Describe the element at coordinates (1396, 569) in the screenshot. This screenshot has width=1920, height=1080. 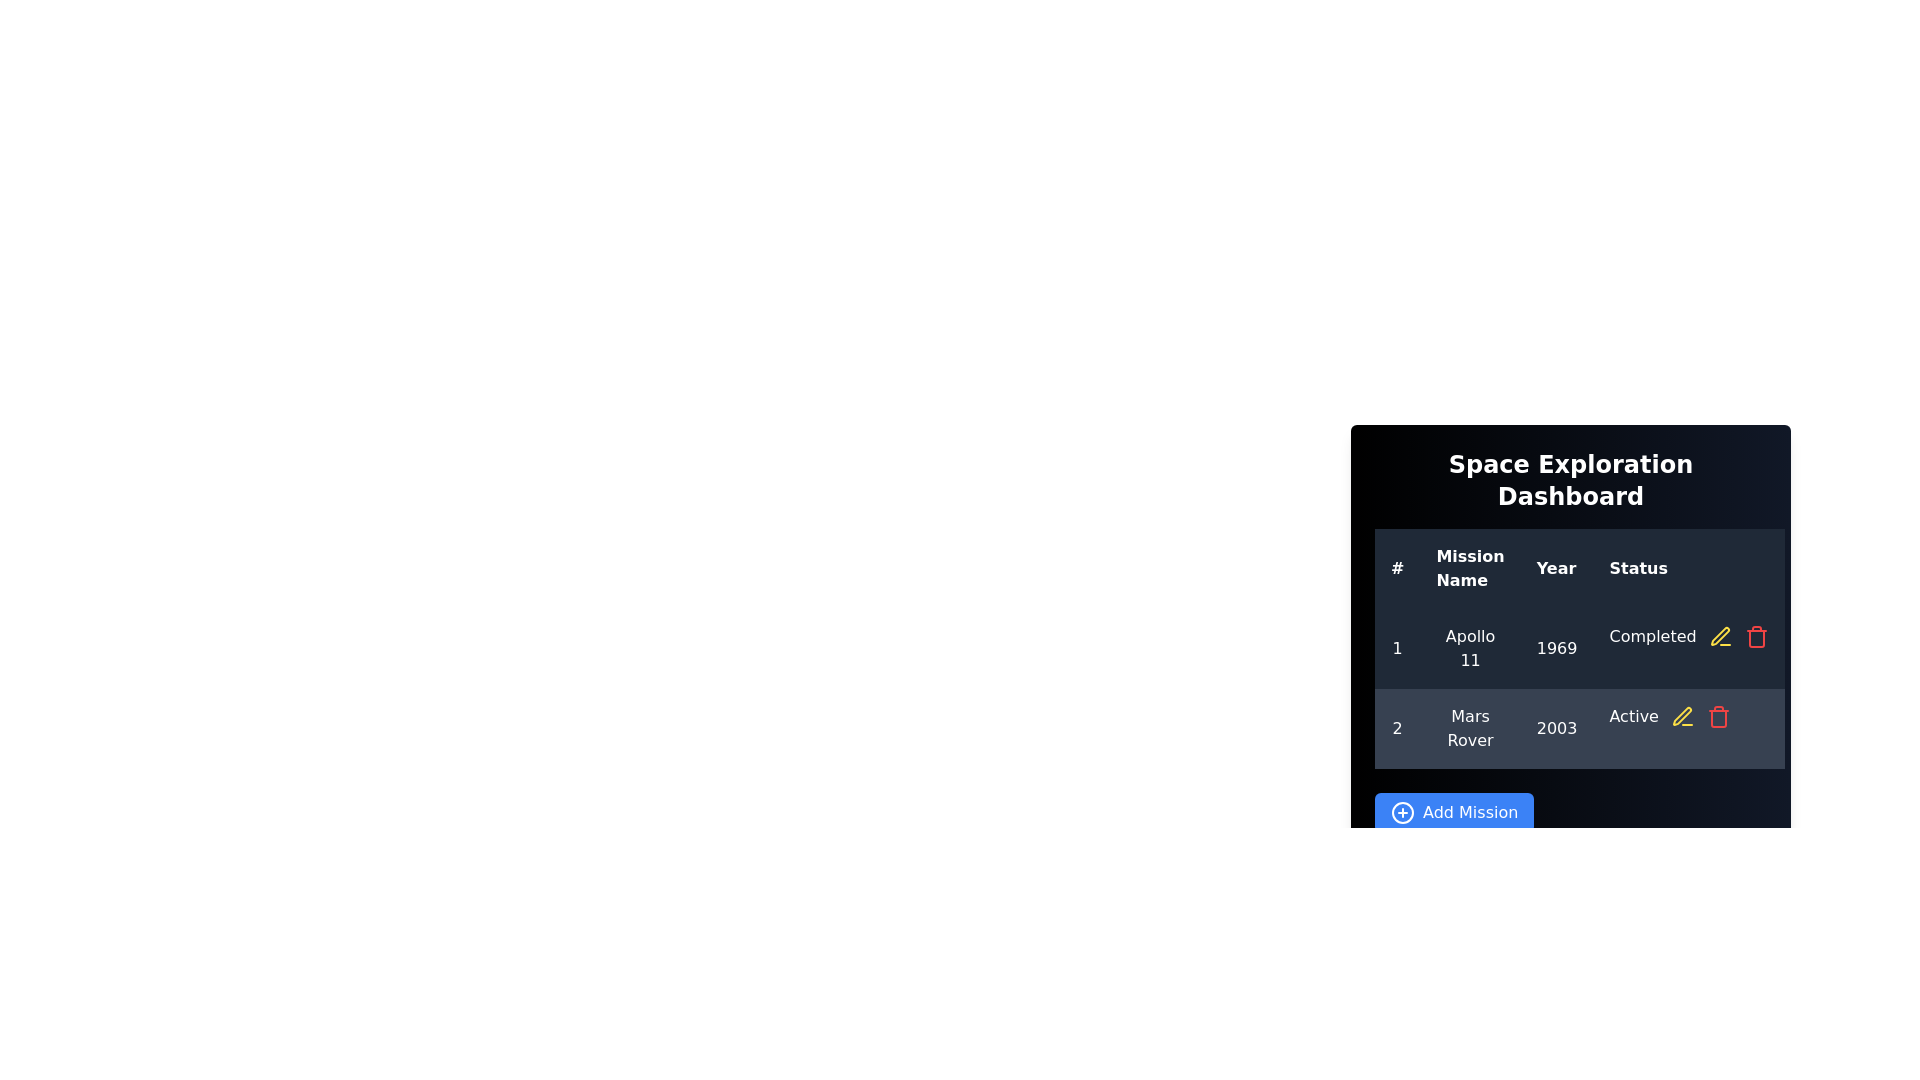
I see `the first column header in the table that indicates serial numbers, located at the top-left corner of the header row in the dashboard section` at that location.